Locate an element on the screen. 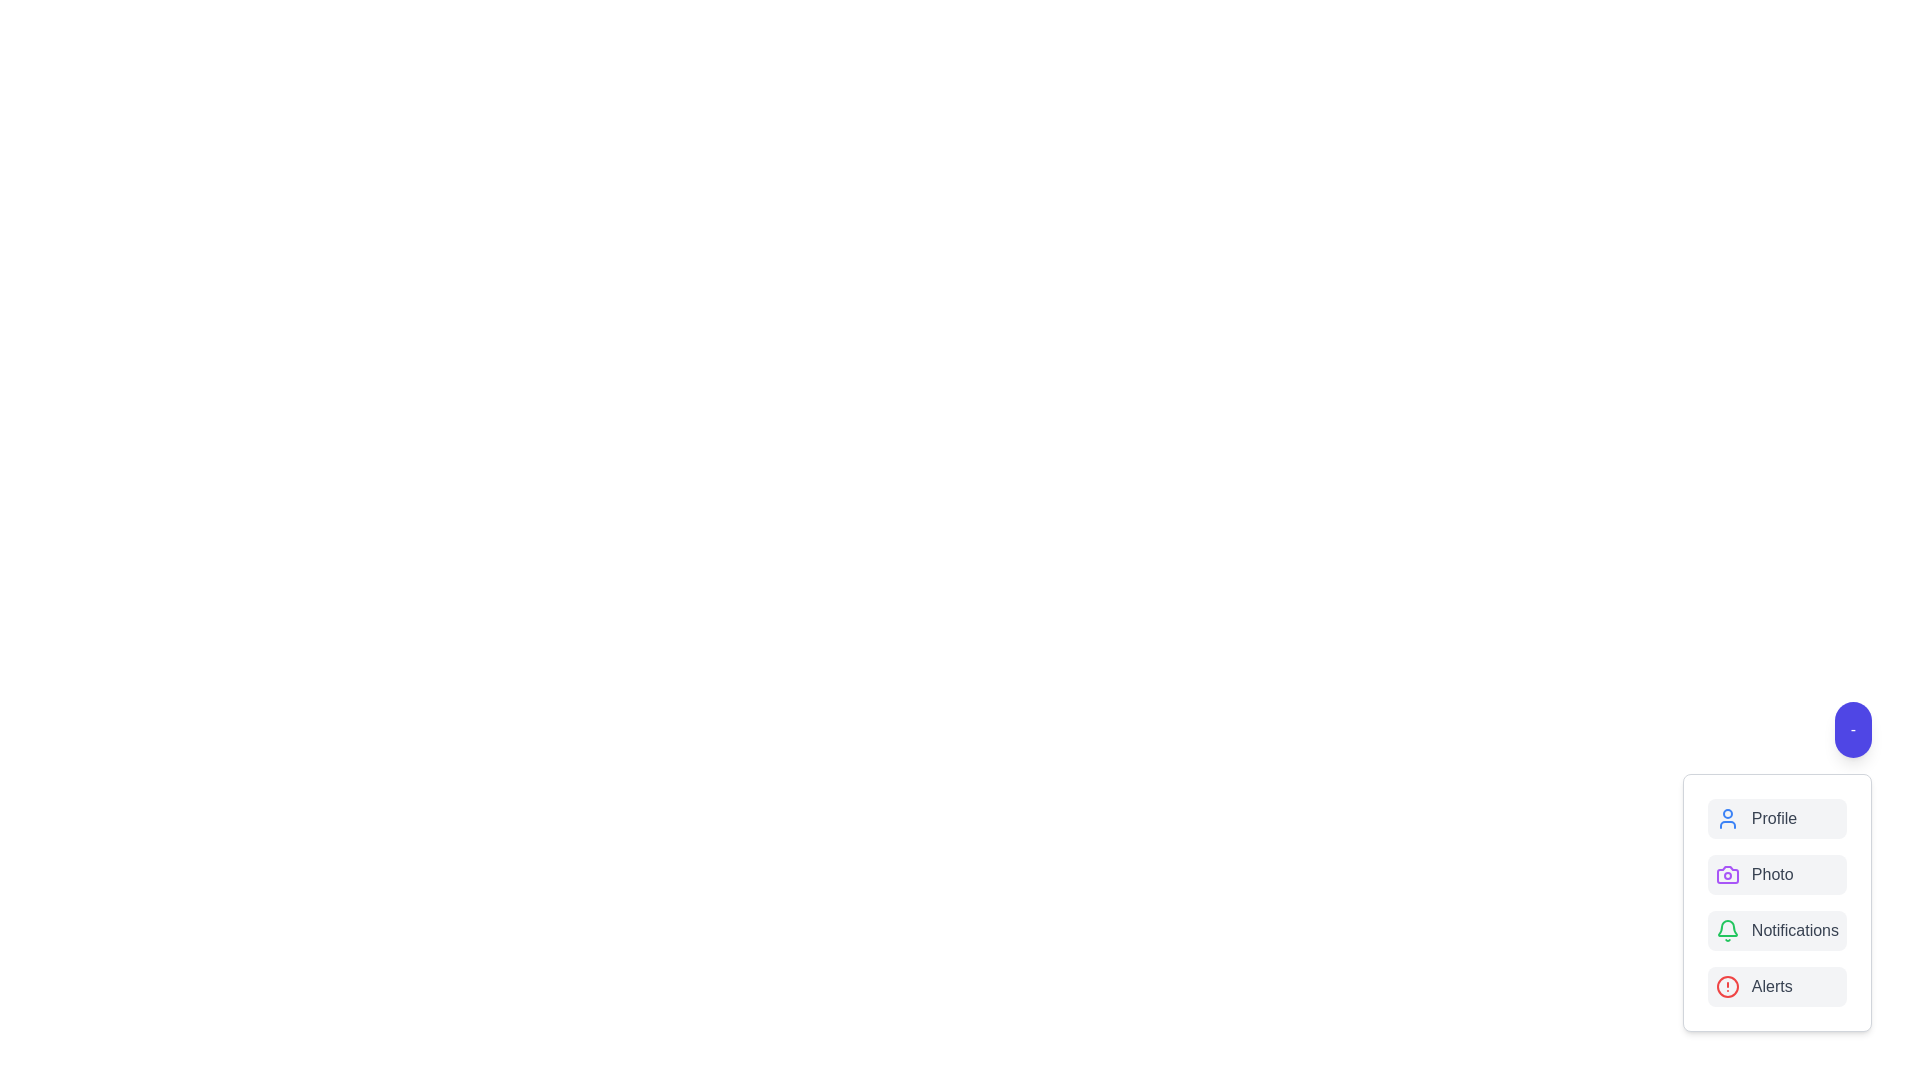 This screenshot has width=1920, height=1080. the button labeled Profile is located at coordinates (1776, 818).